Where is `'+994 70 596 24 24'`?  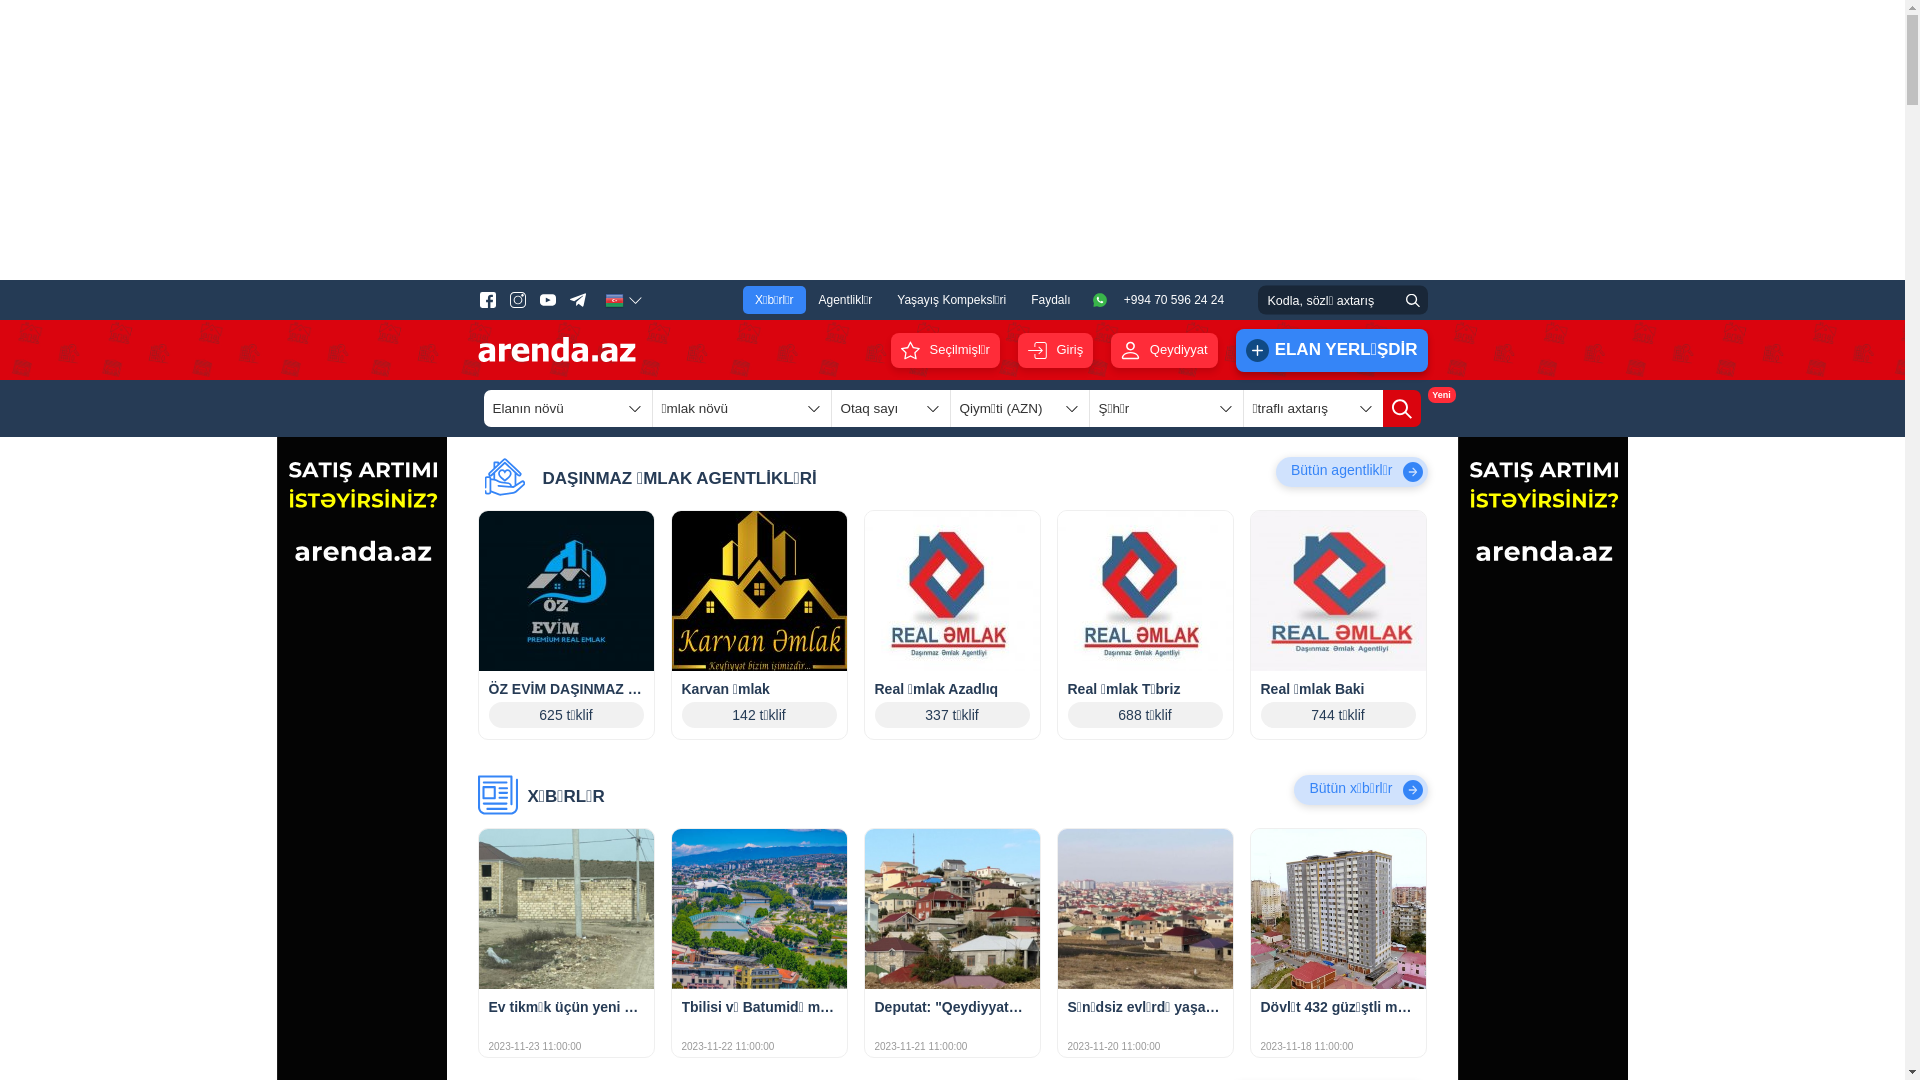
'+994 70 596 24 24' is located at coordinates (1090, 300).